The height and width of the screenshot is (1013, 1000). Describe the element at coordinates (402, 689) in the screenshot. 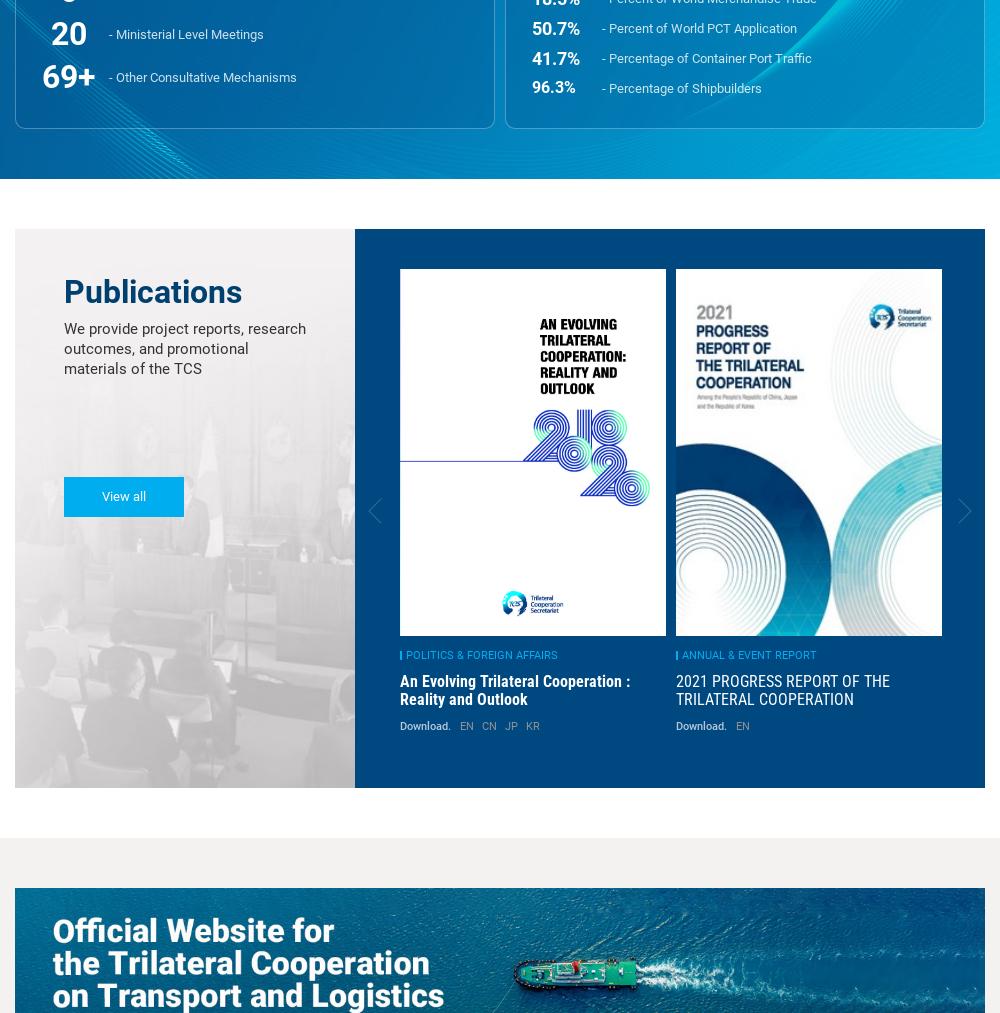

I see `'2021 PROGRESS REPORT OF THE TRILATERAL COOPERATION'` at that location.